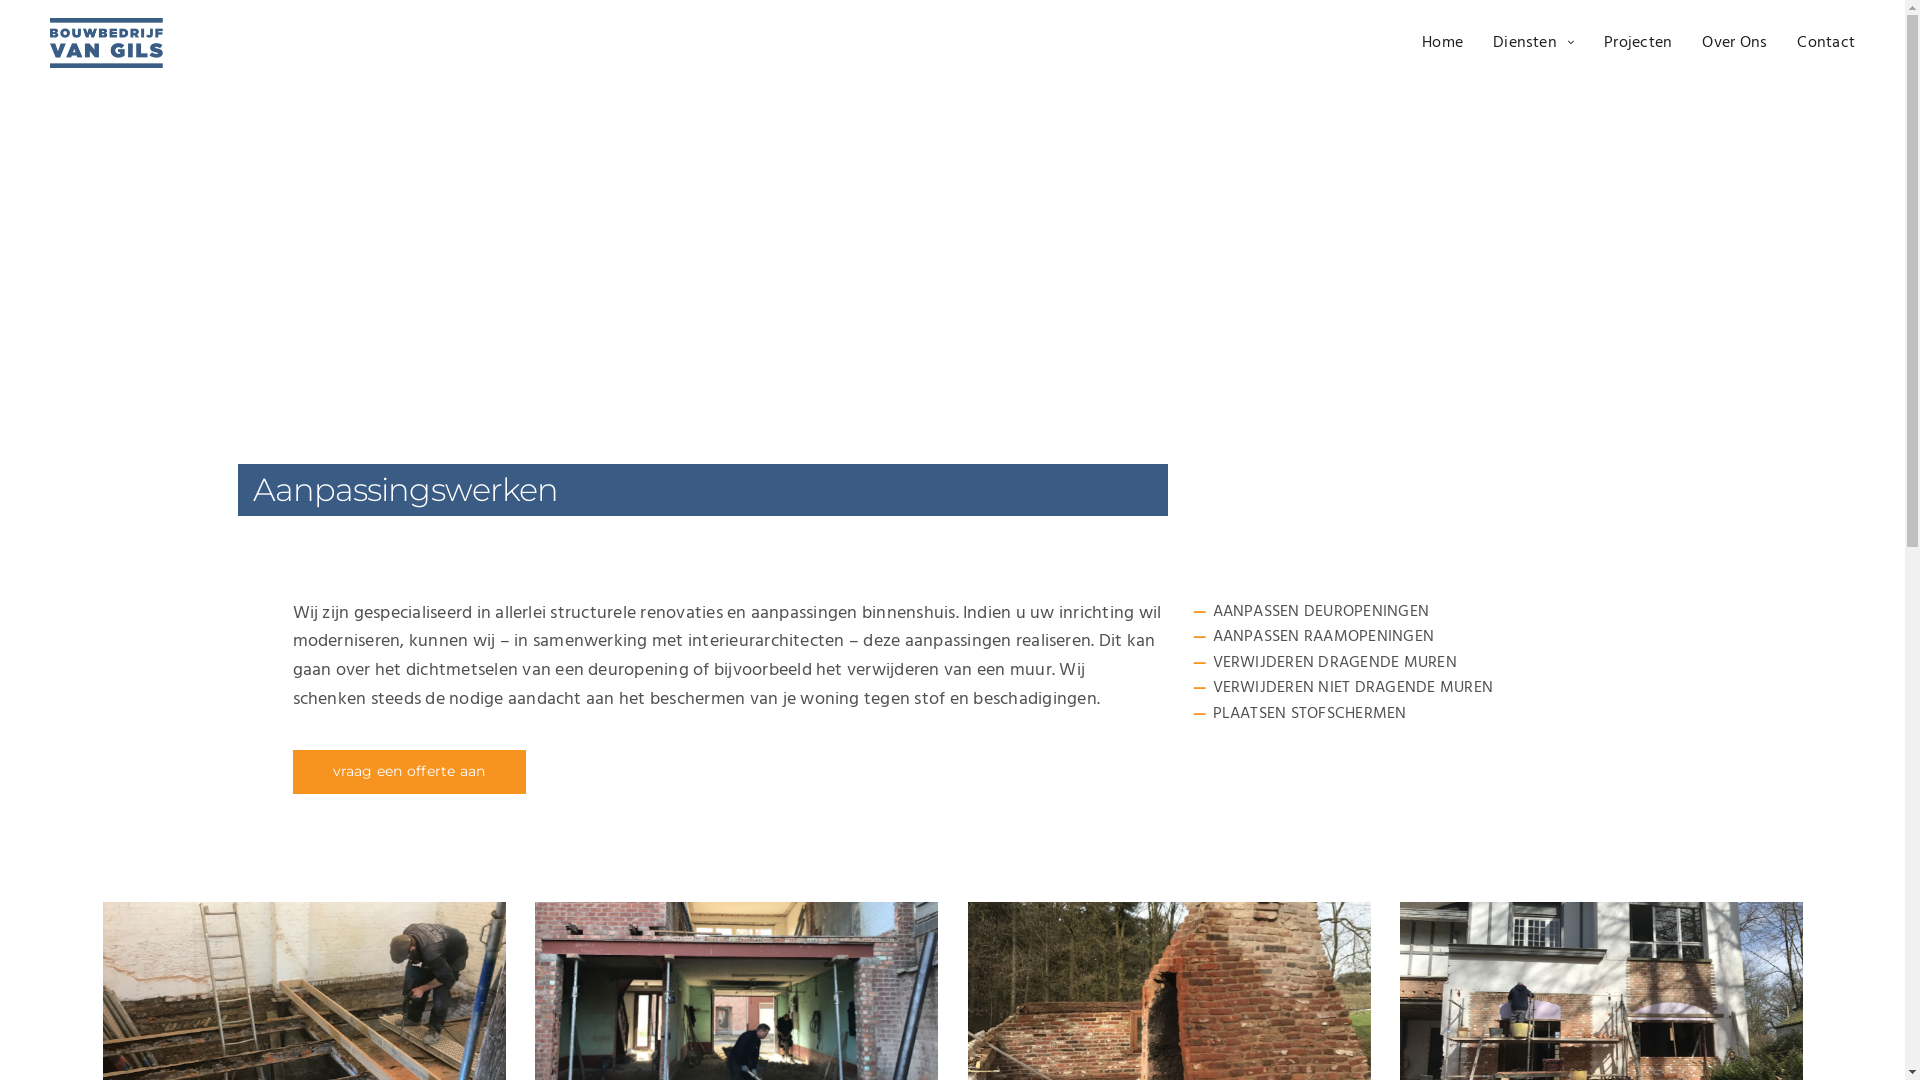 This screenshot has width=1920, height=1080. Describe the element at coordinates (63, 23) in the screenshot. I see `'Search'` at that location.